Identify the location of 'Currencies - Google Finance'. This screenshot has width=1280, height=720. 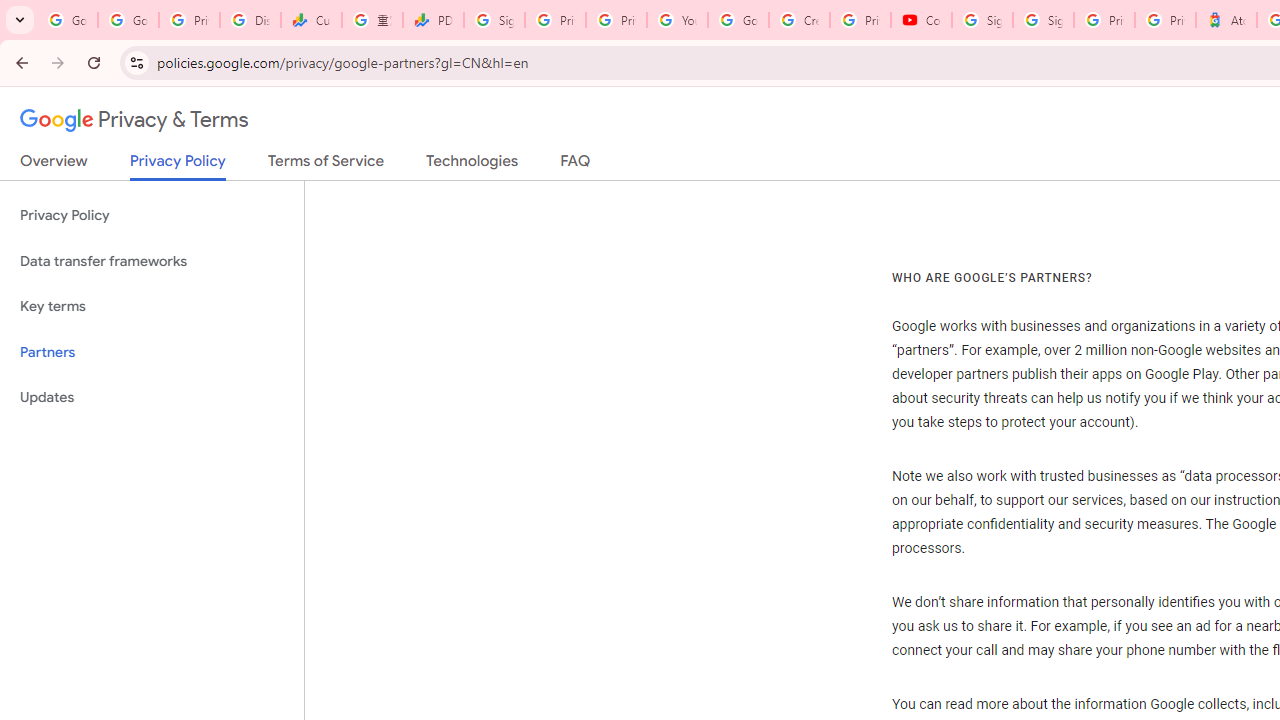
(310, 20).